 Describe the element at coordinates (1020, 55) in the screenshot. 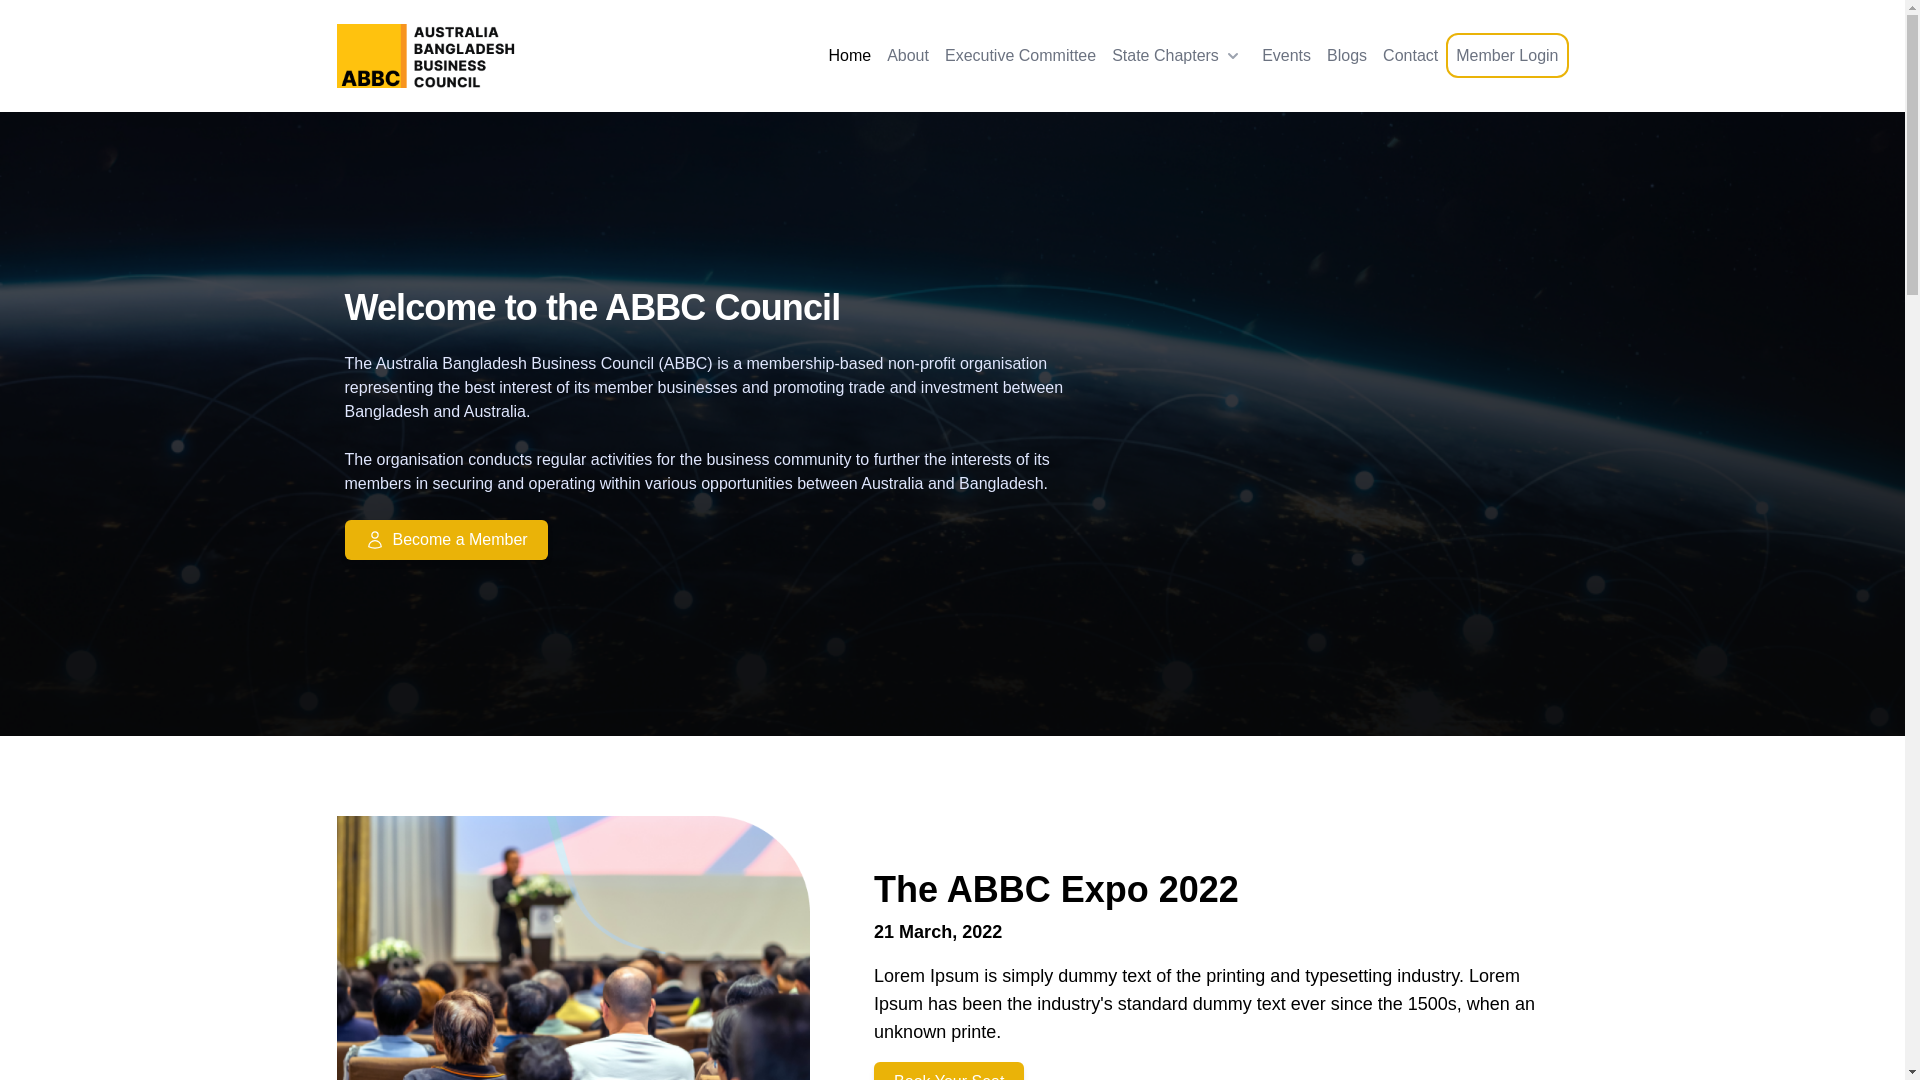

I see `'Executive Committee'` at that location.